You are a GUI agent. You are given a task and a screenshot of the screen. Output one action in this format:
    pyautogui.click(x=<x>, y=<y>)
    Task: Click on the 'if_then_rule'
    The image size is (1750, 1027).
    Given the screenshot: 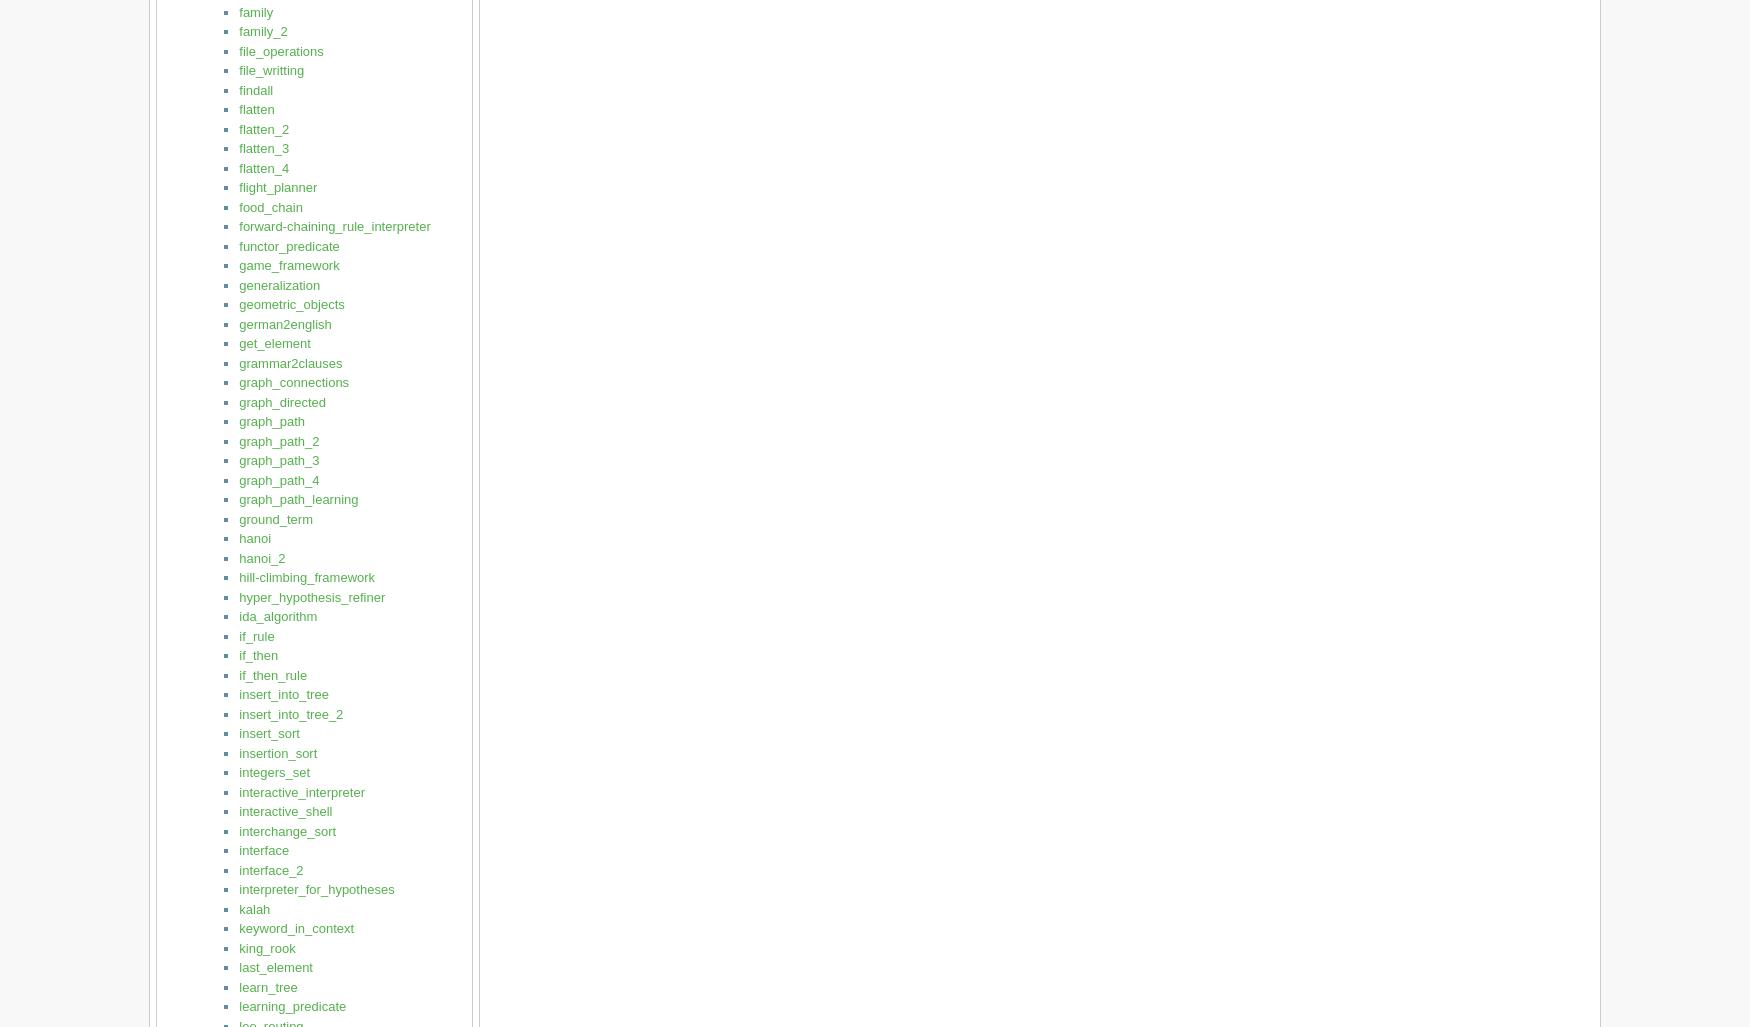 What is the action you would take?
    pyautogui.click(x=272, y=673)
    